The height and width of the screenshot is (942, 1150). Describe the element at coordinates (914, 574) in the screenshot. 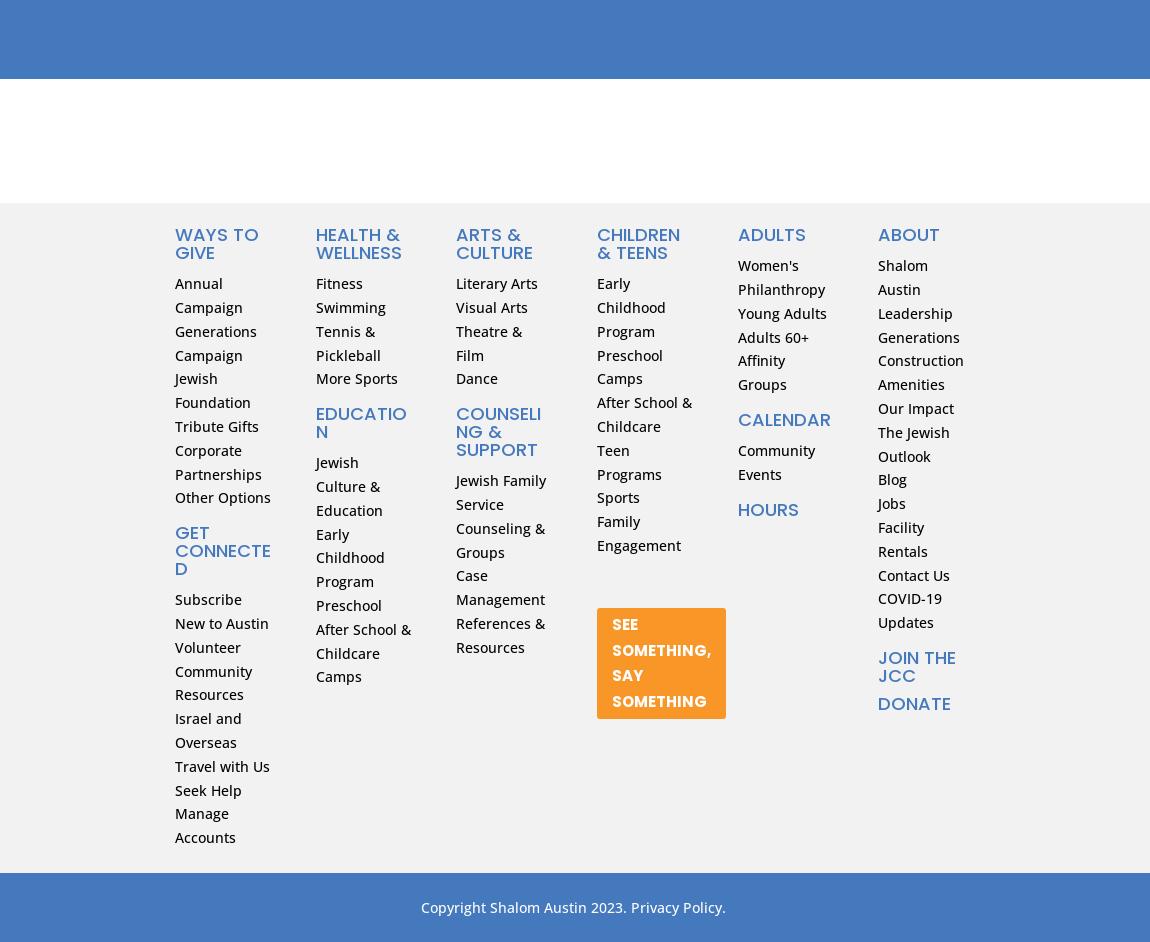

I see `'Contact Us'` at that location.